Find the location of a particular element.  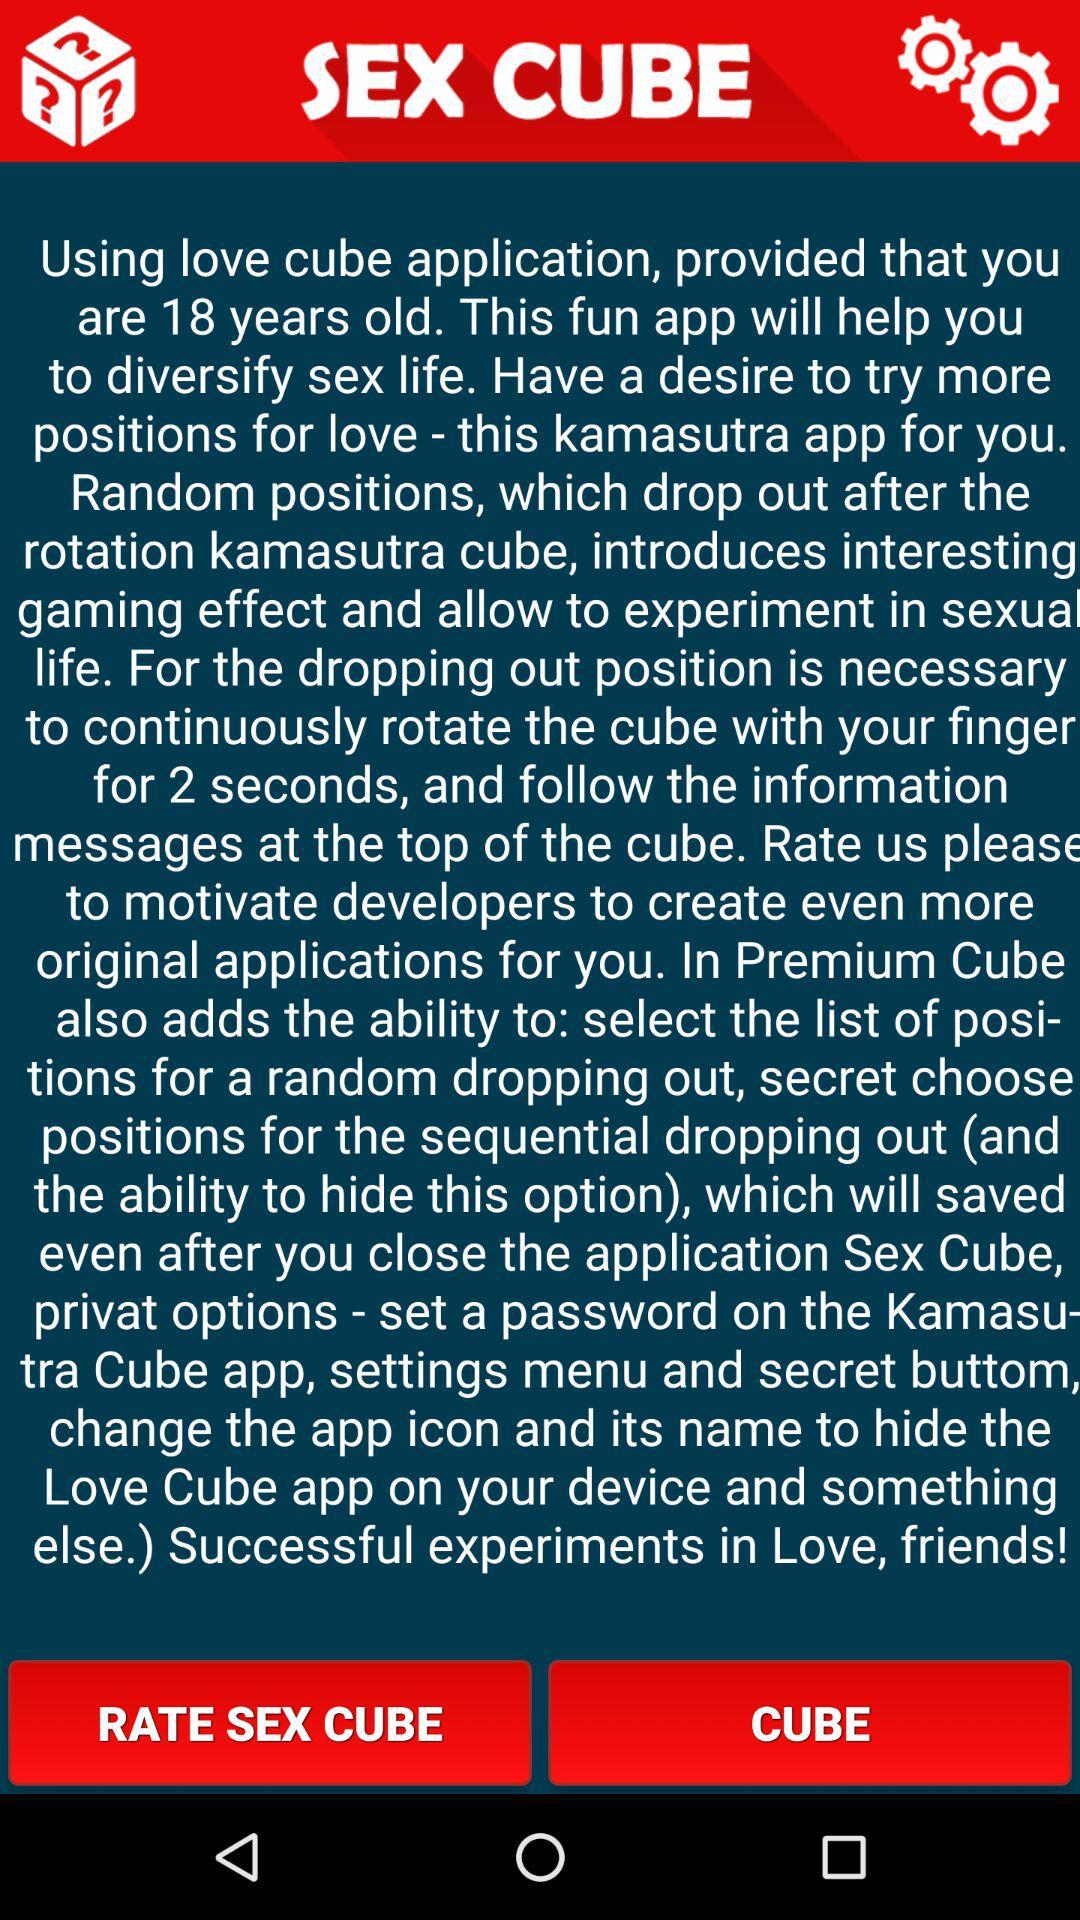

settings is located at coordinates (978, 80).